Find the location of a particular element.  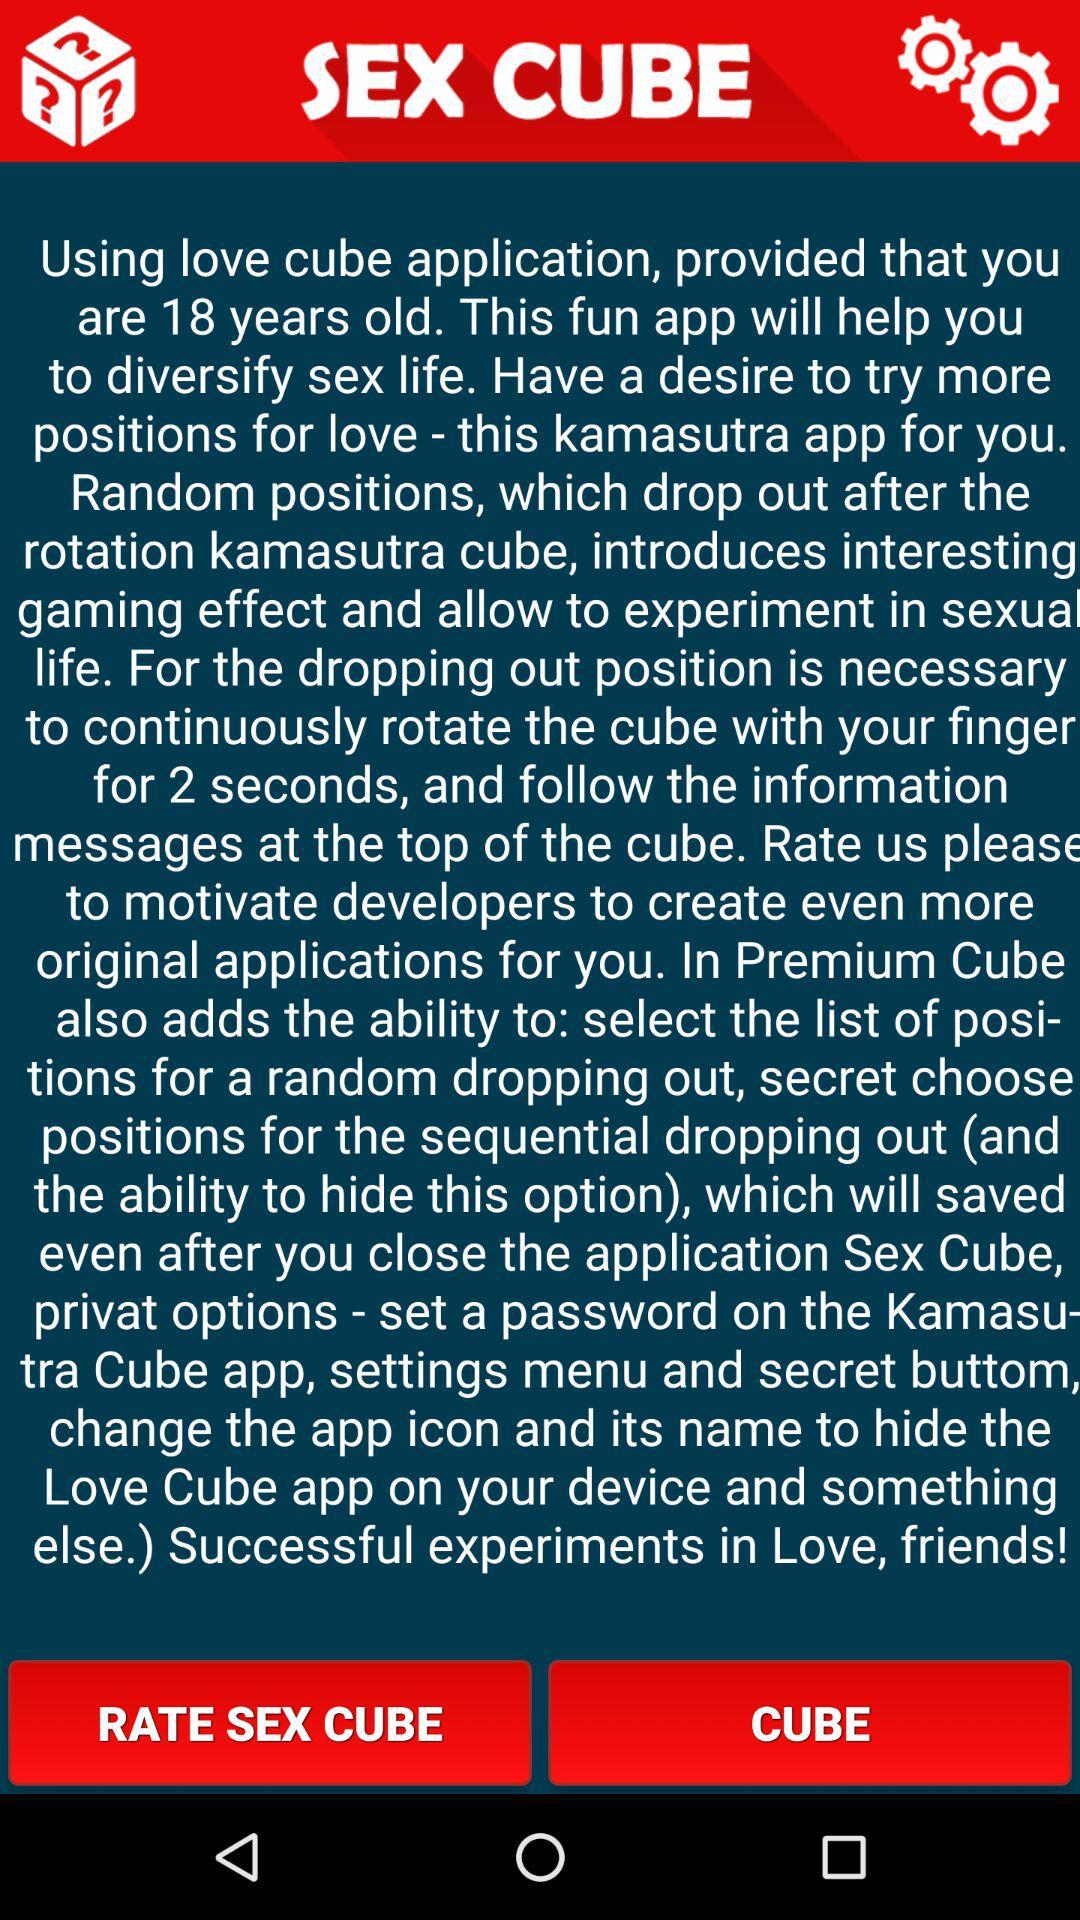

settings is located at coordinates (978, 80).